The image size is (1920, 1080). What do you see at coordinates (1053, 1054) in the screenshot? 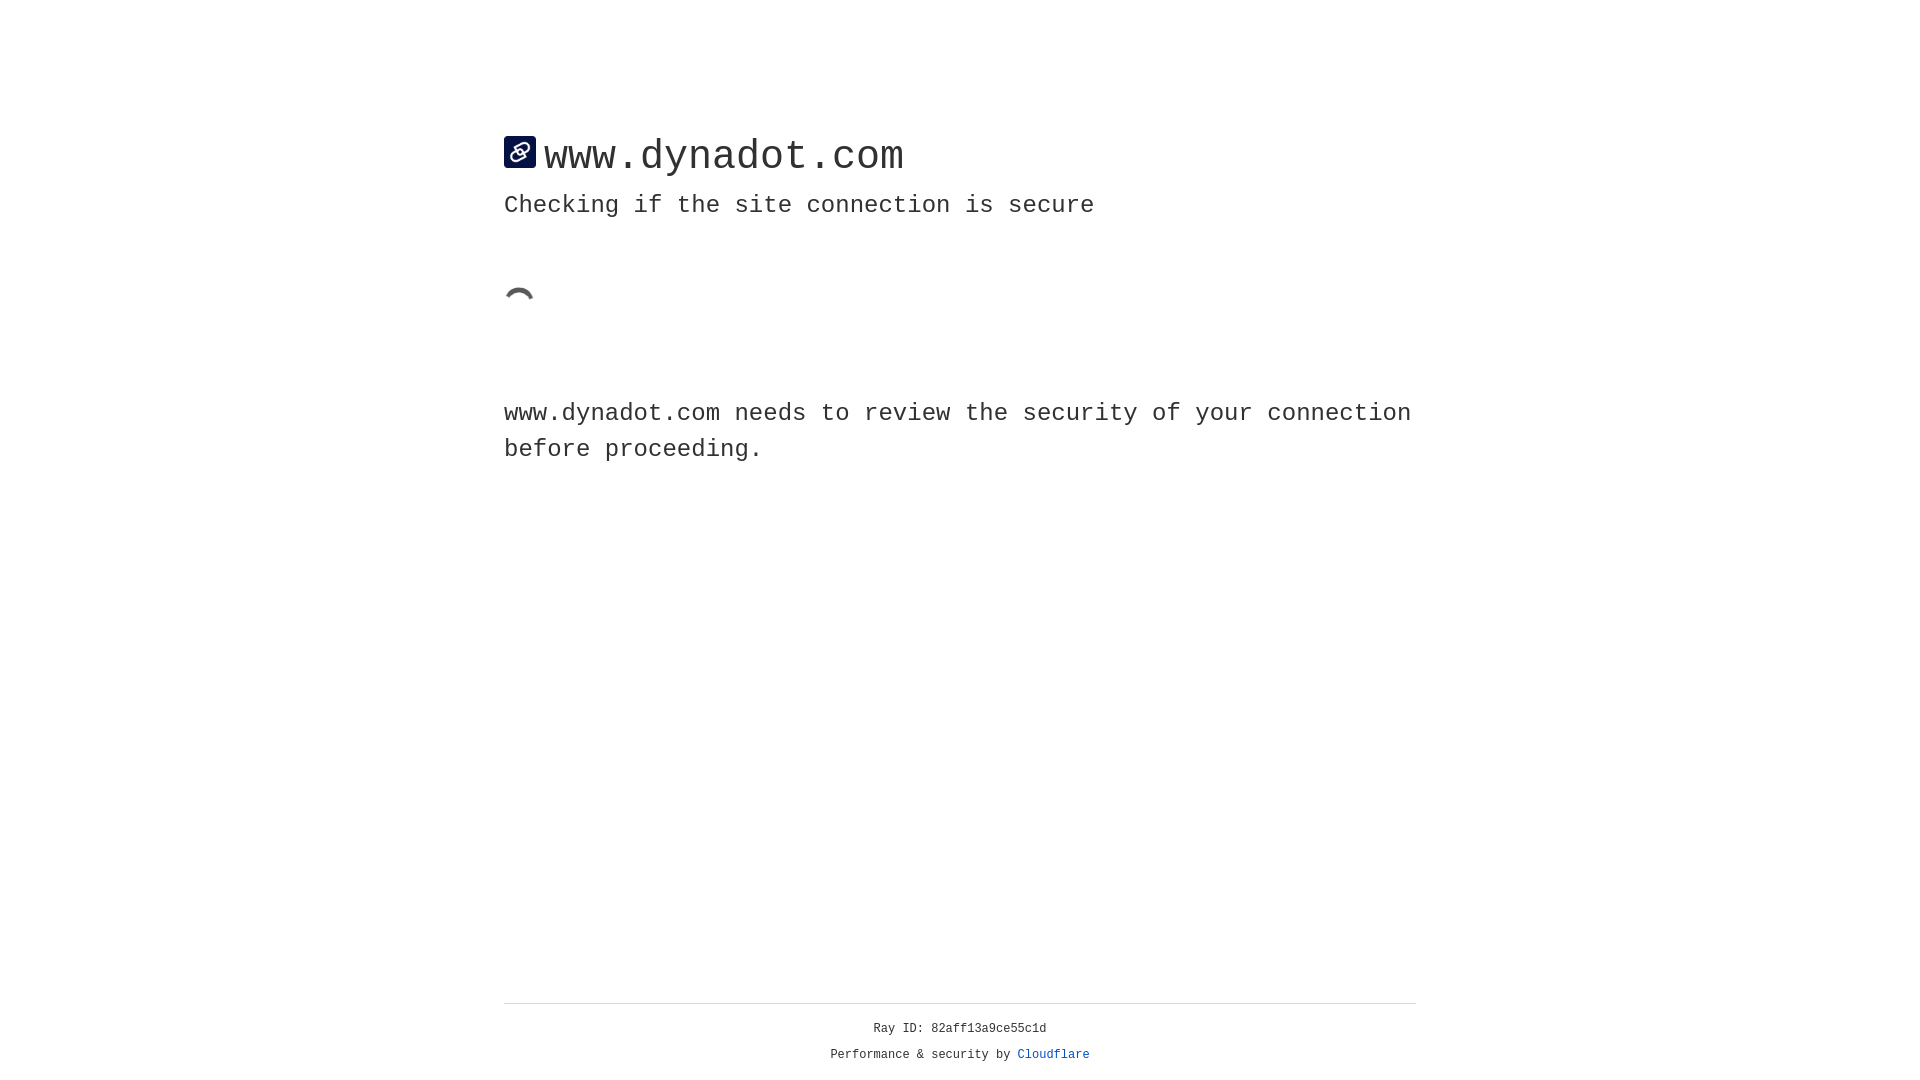
I see `'Cloudflare'` at bounding box center [1053, 1054].